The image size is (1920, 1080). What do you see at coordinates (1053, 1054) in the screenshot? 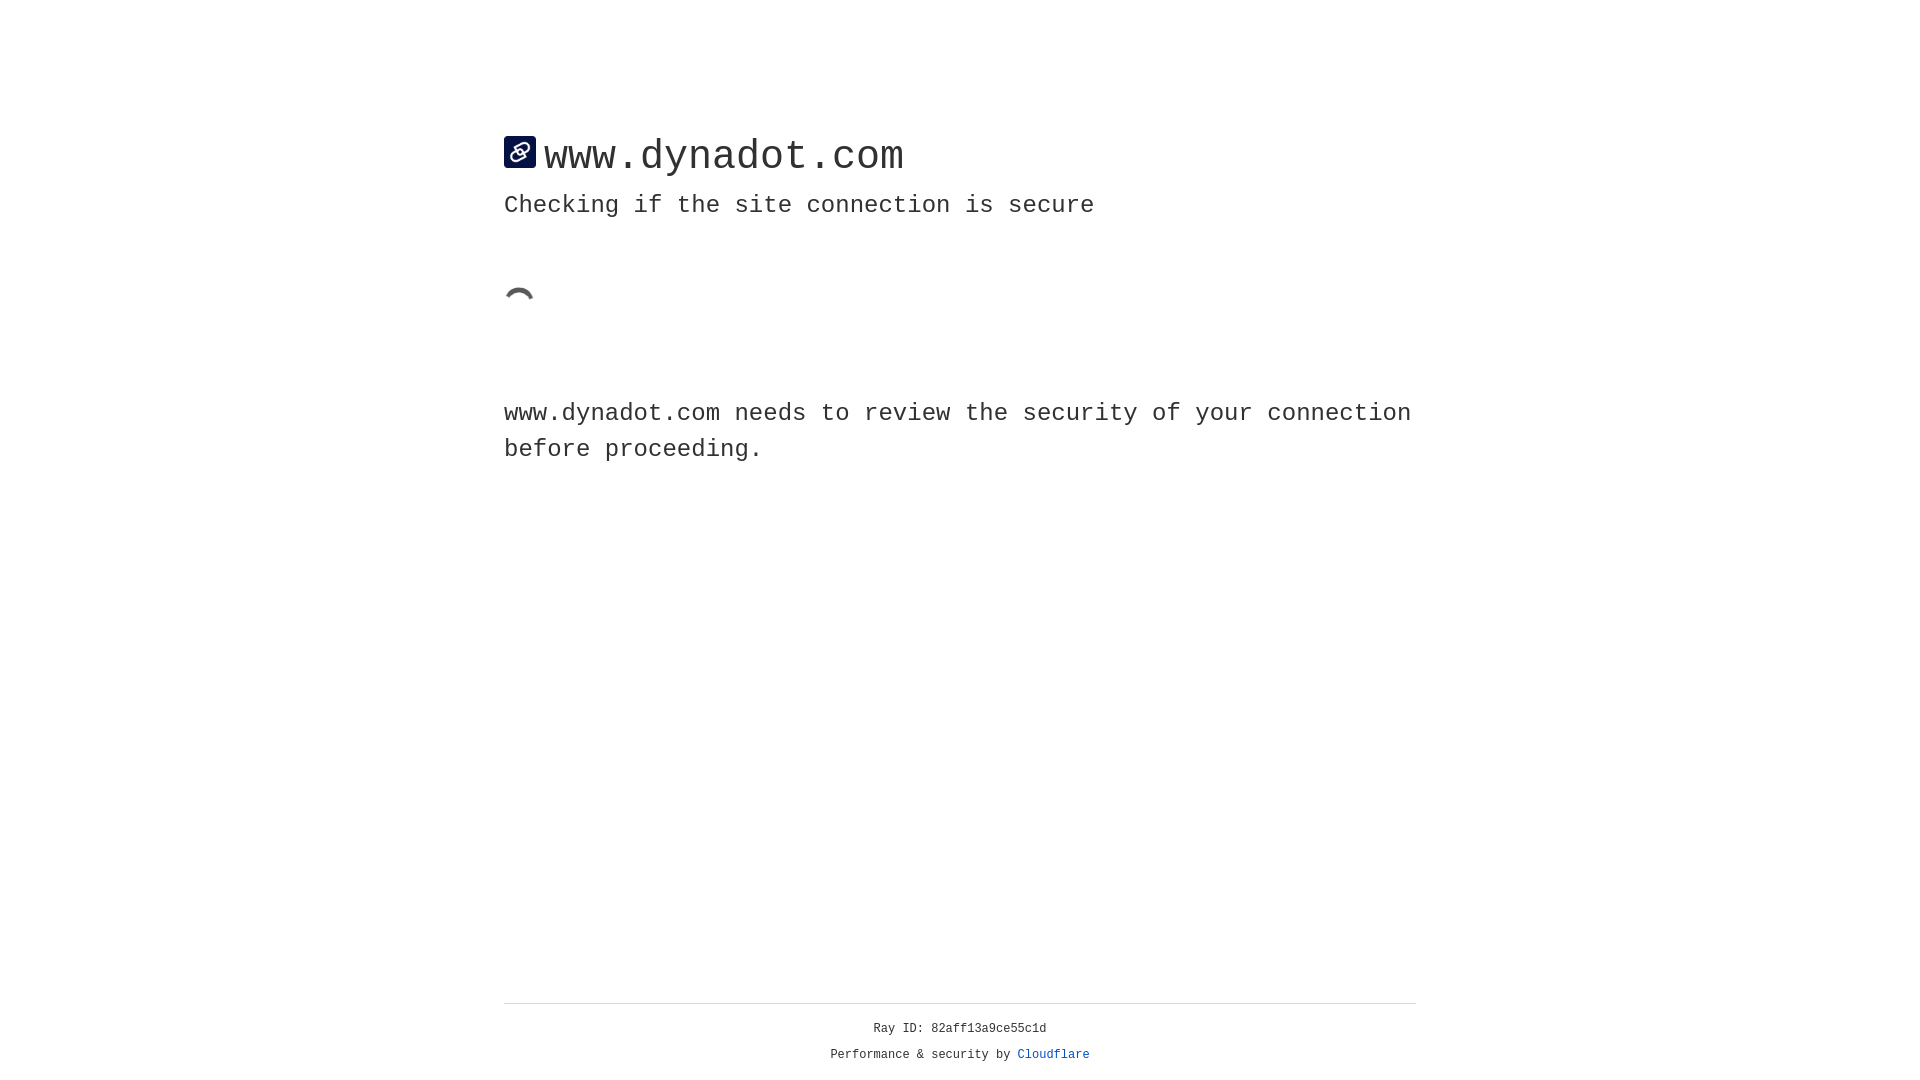
I see `'Cloudflare'` at bounding box center [1053, 1054].